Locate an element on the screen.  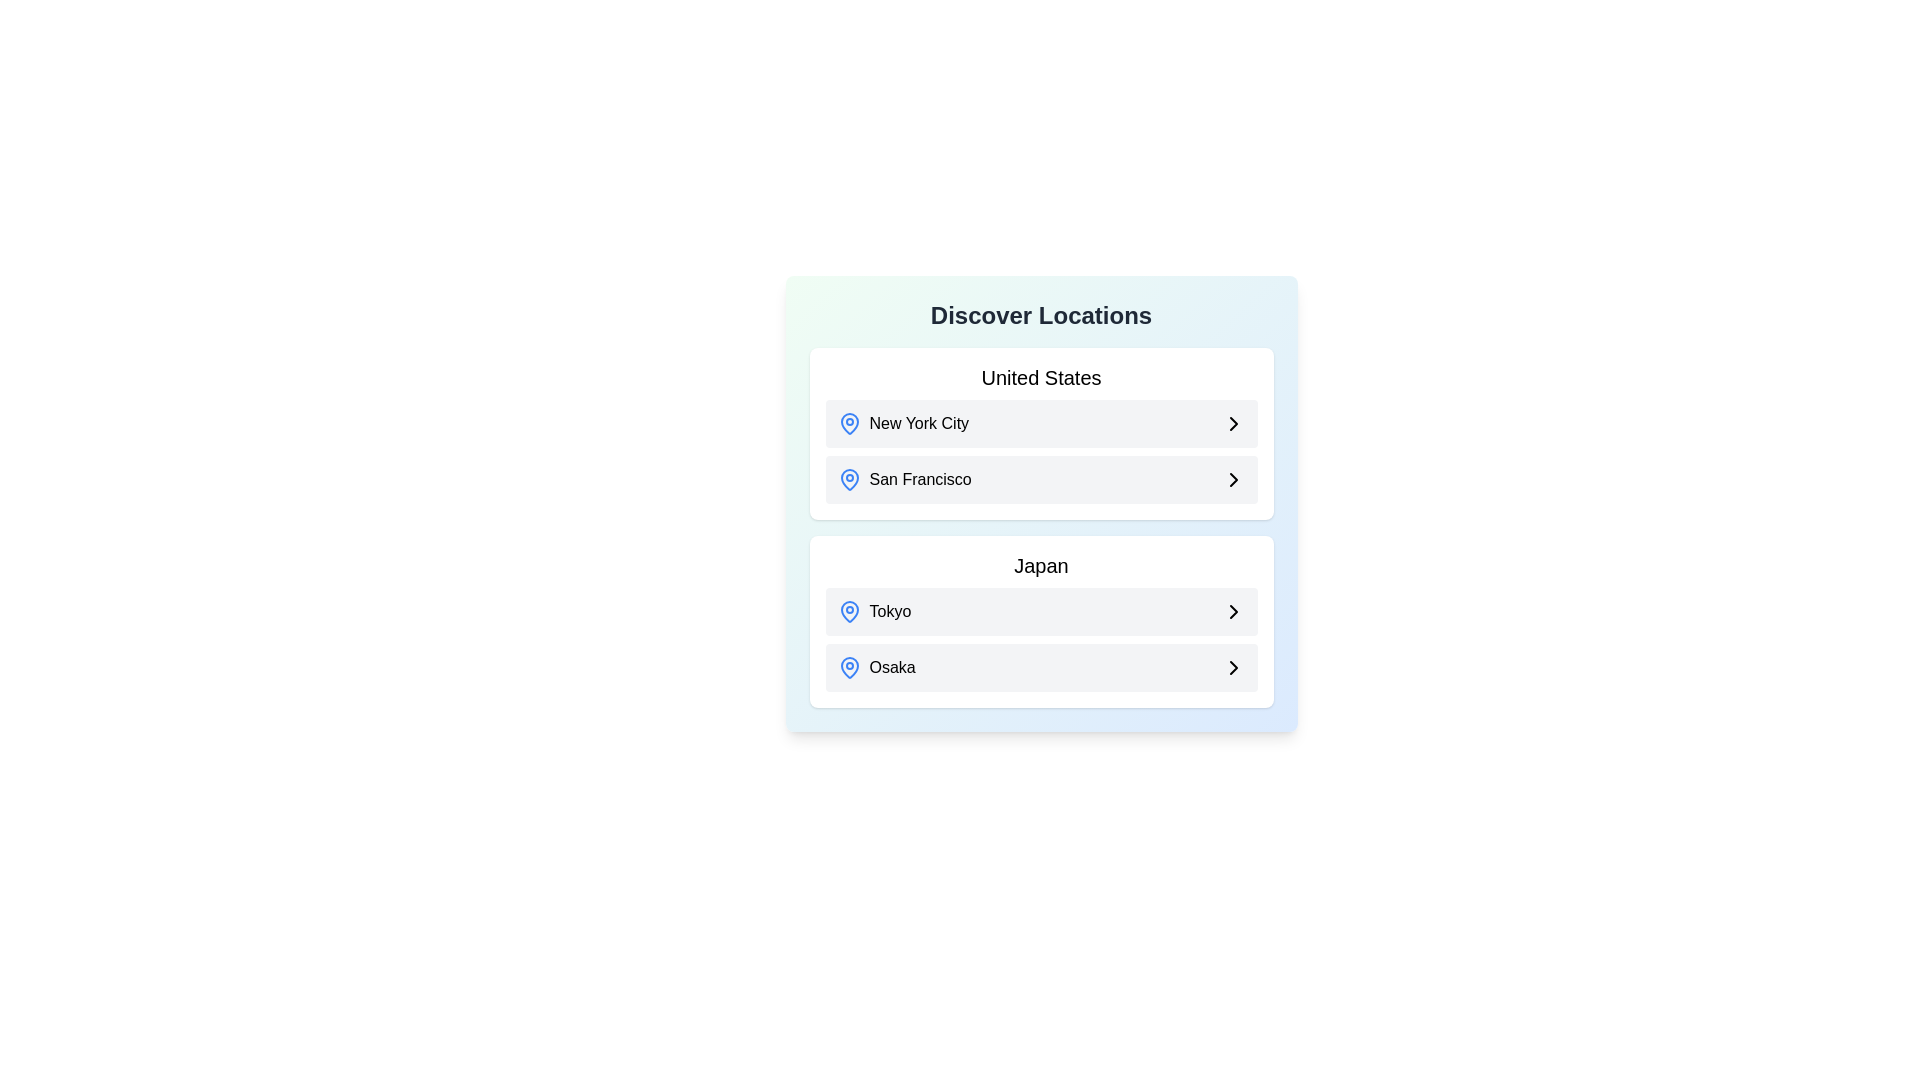
the header text label that indicates the category or group of city options, located centrally above the list of cities is located at coordinates (1040, 378).